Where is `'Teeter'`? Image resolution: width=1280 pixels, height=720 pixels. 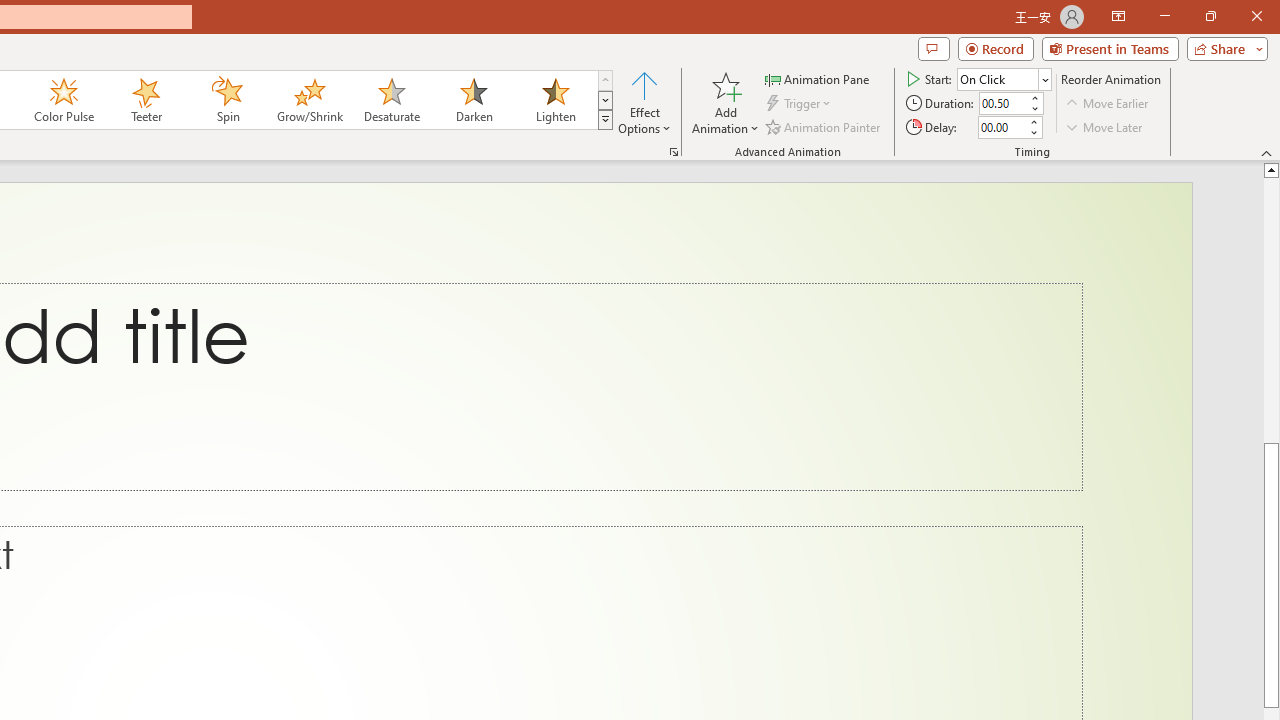
'Teeter' is located at coordinates (144, 100).